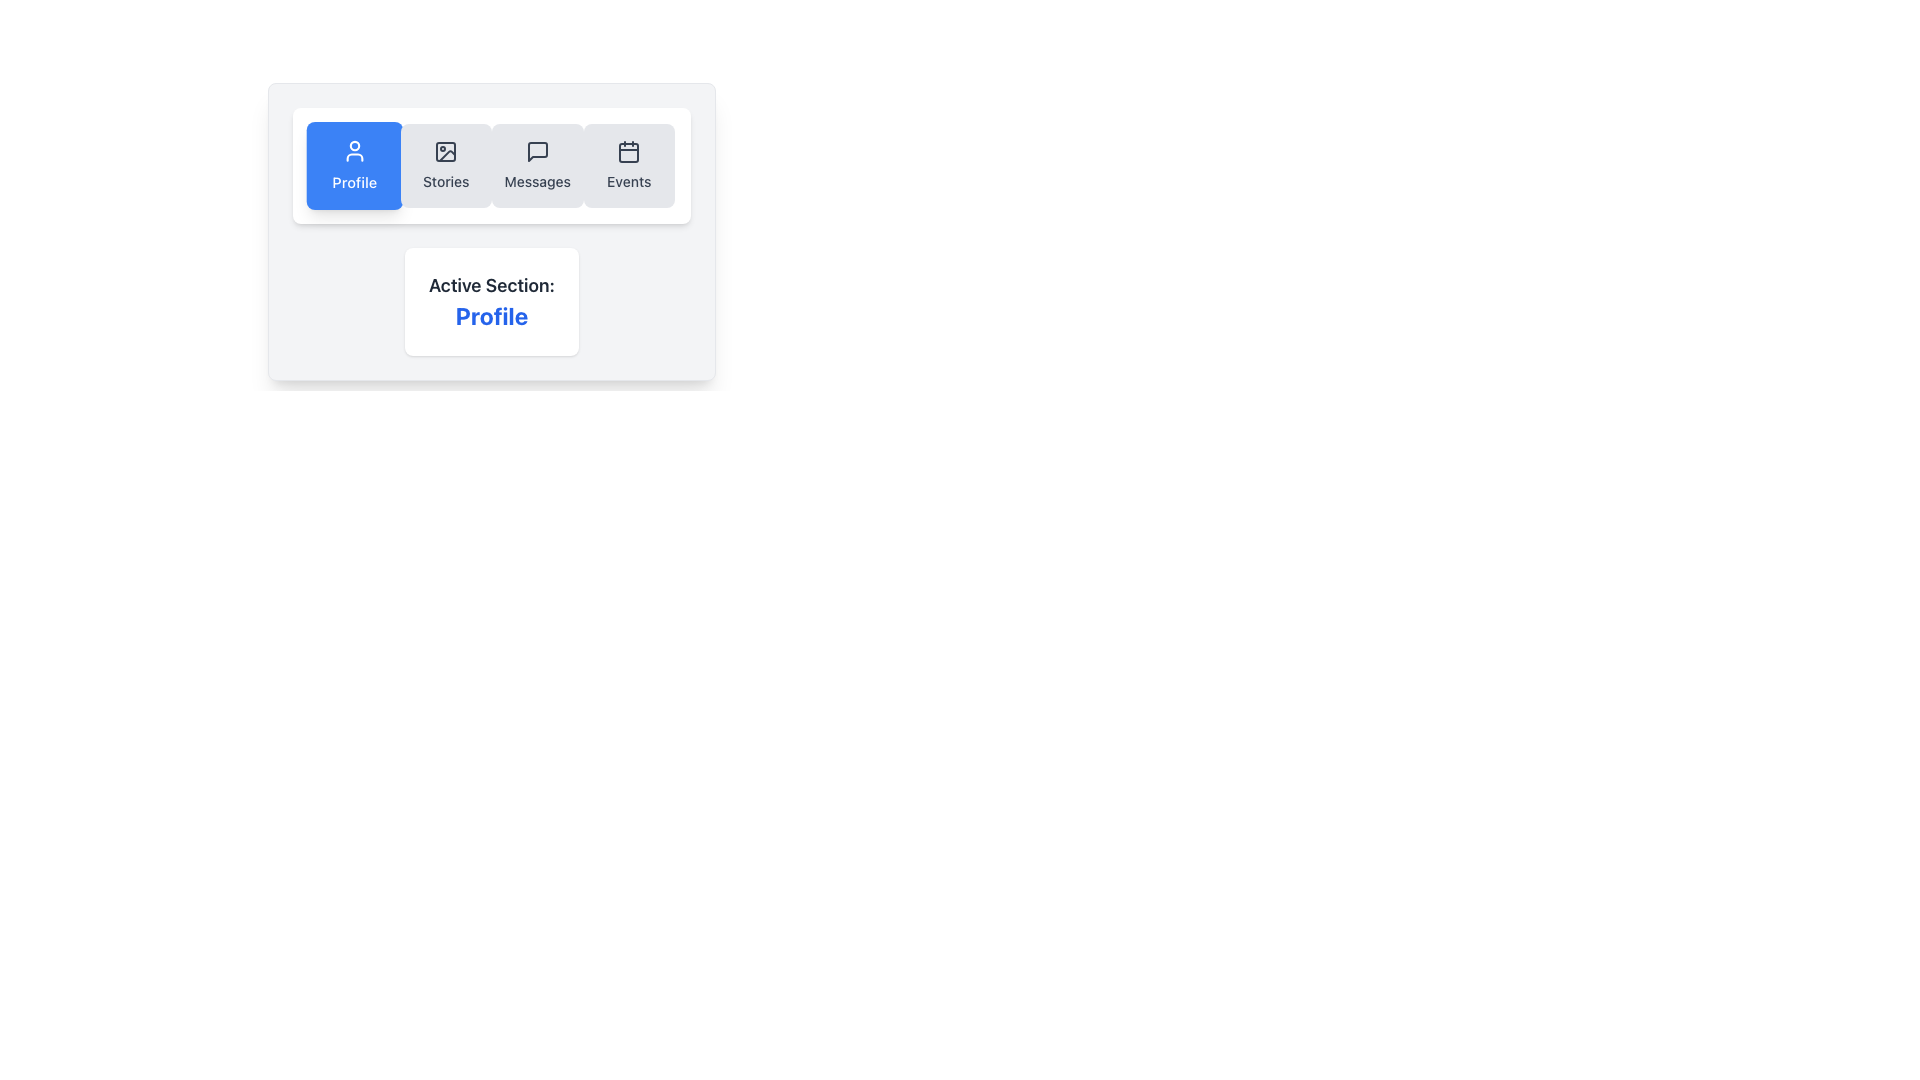  I want to click on the 'Messages' button icon in the navigation bar, which is the third icon from the left, so click(537, 150).